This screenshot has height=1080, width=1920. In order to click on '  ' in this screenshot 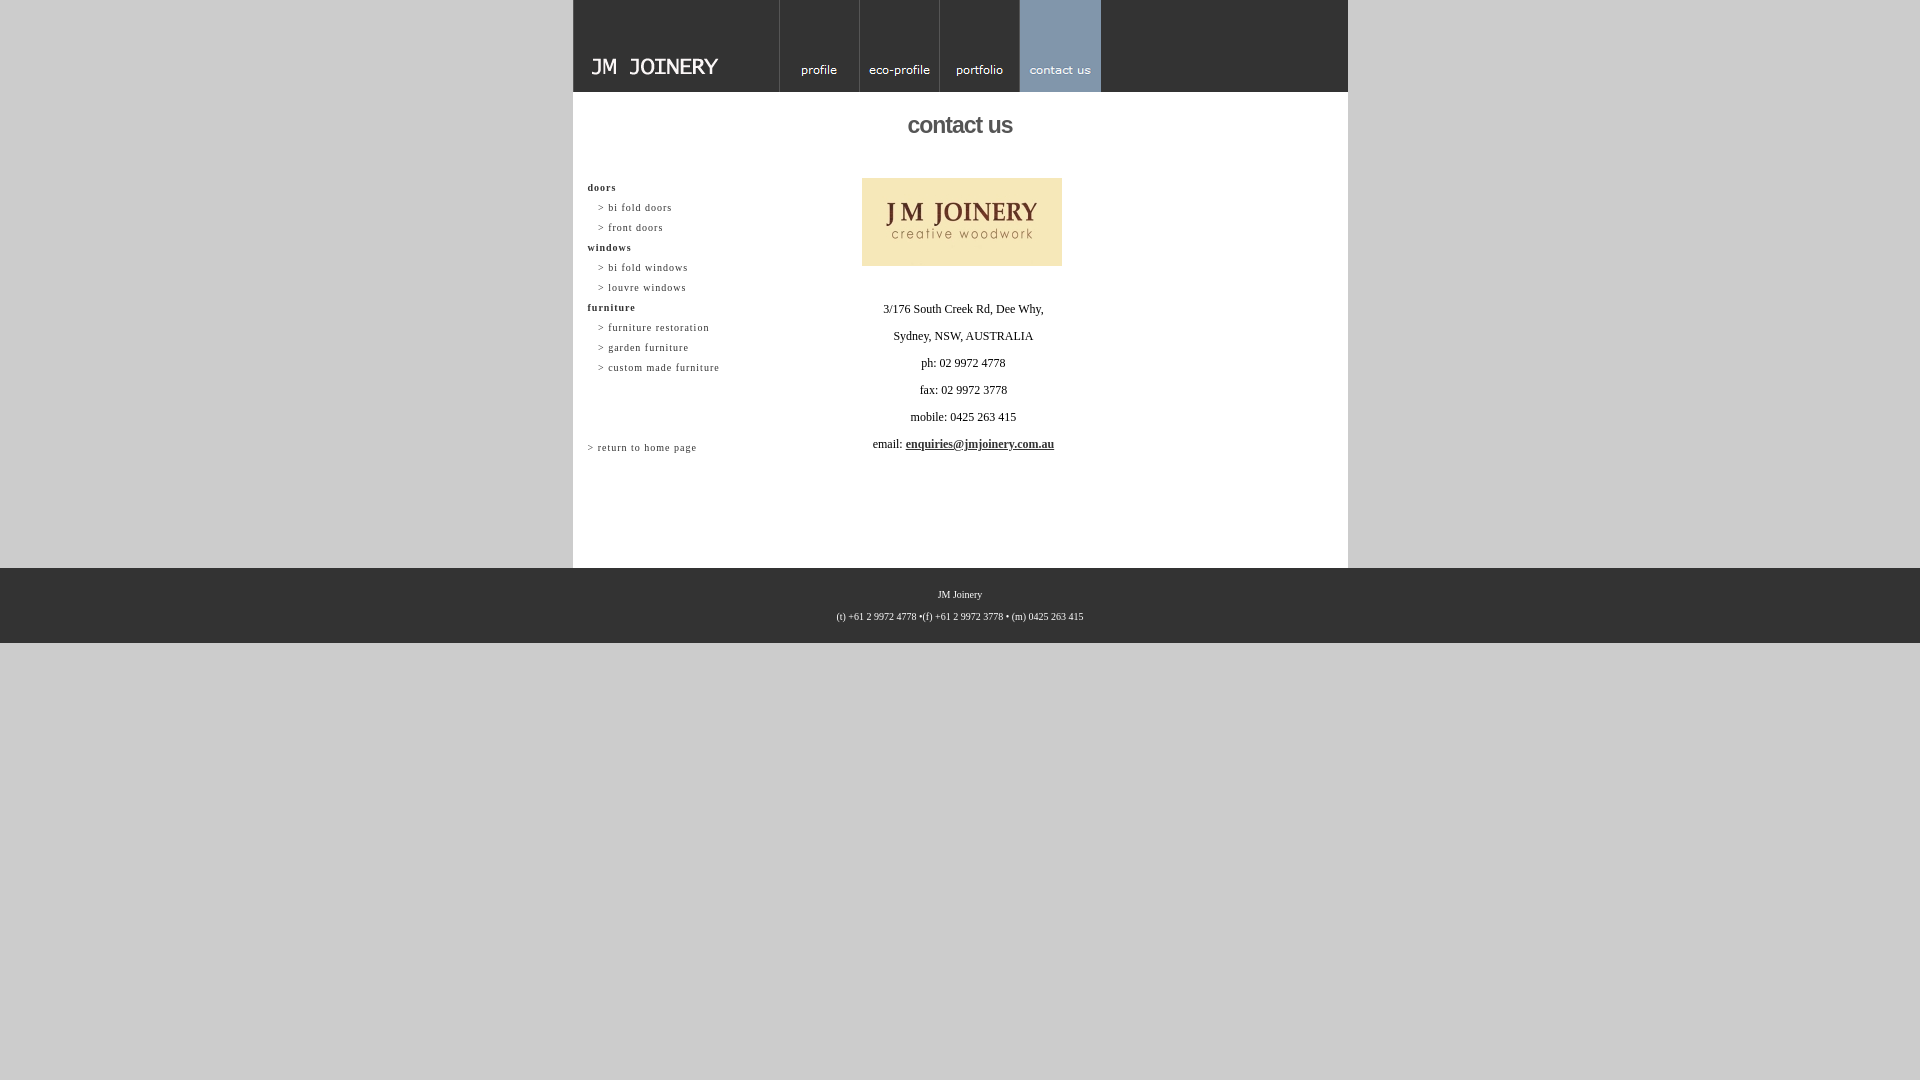, I will do `click(667, 427)`.